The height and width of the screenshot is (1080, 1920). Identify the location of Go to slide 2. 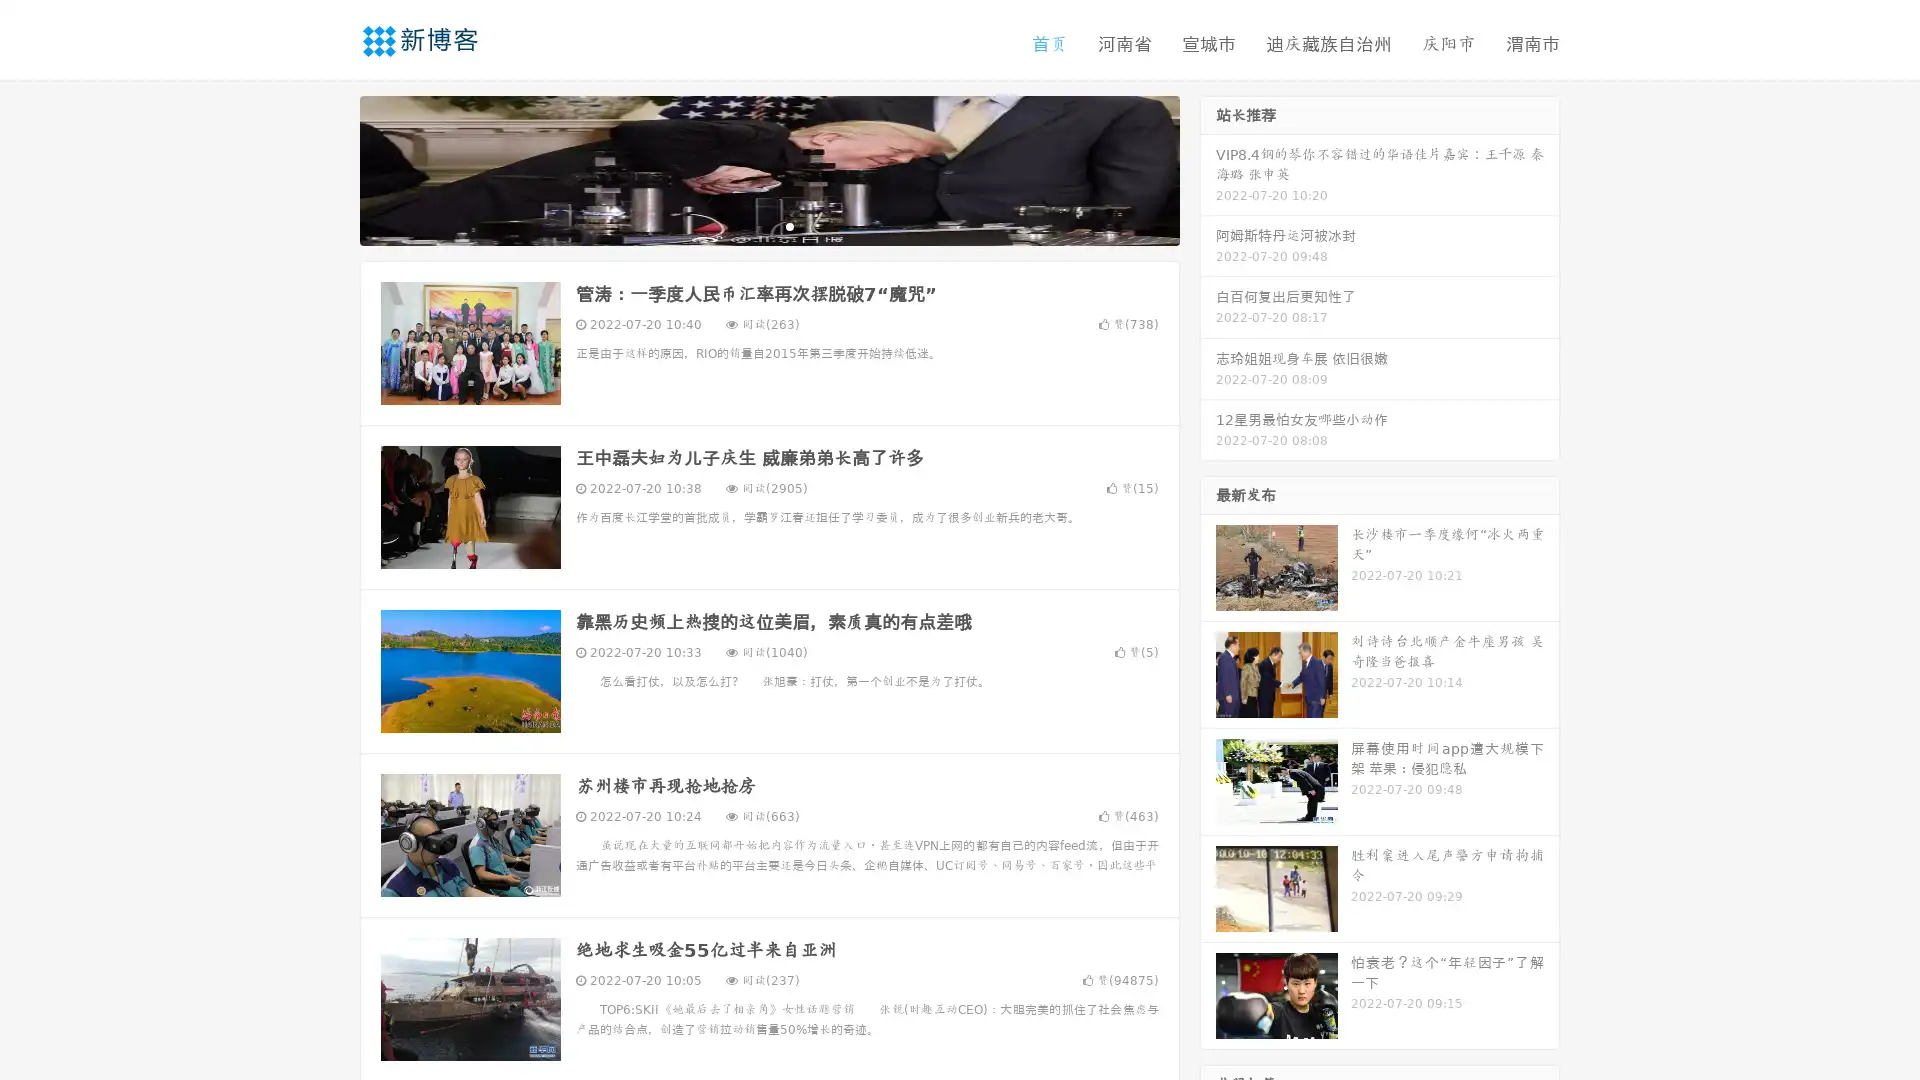
(768, 225).